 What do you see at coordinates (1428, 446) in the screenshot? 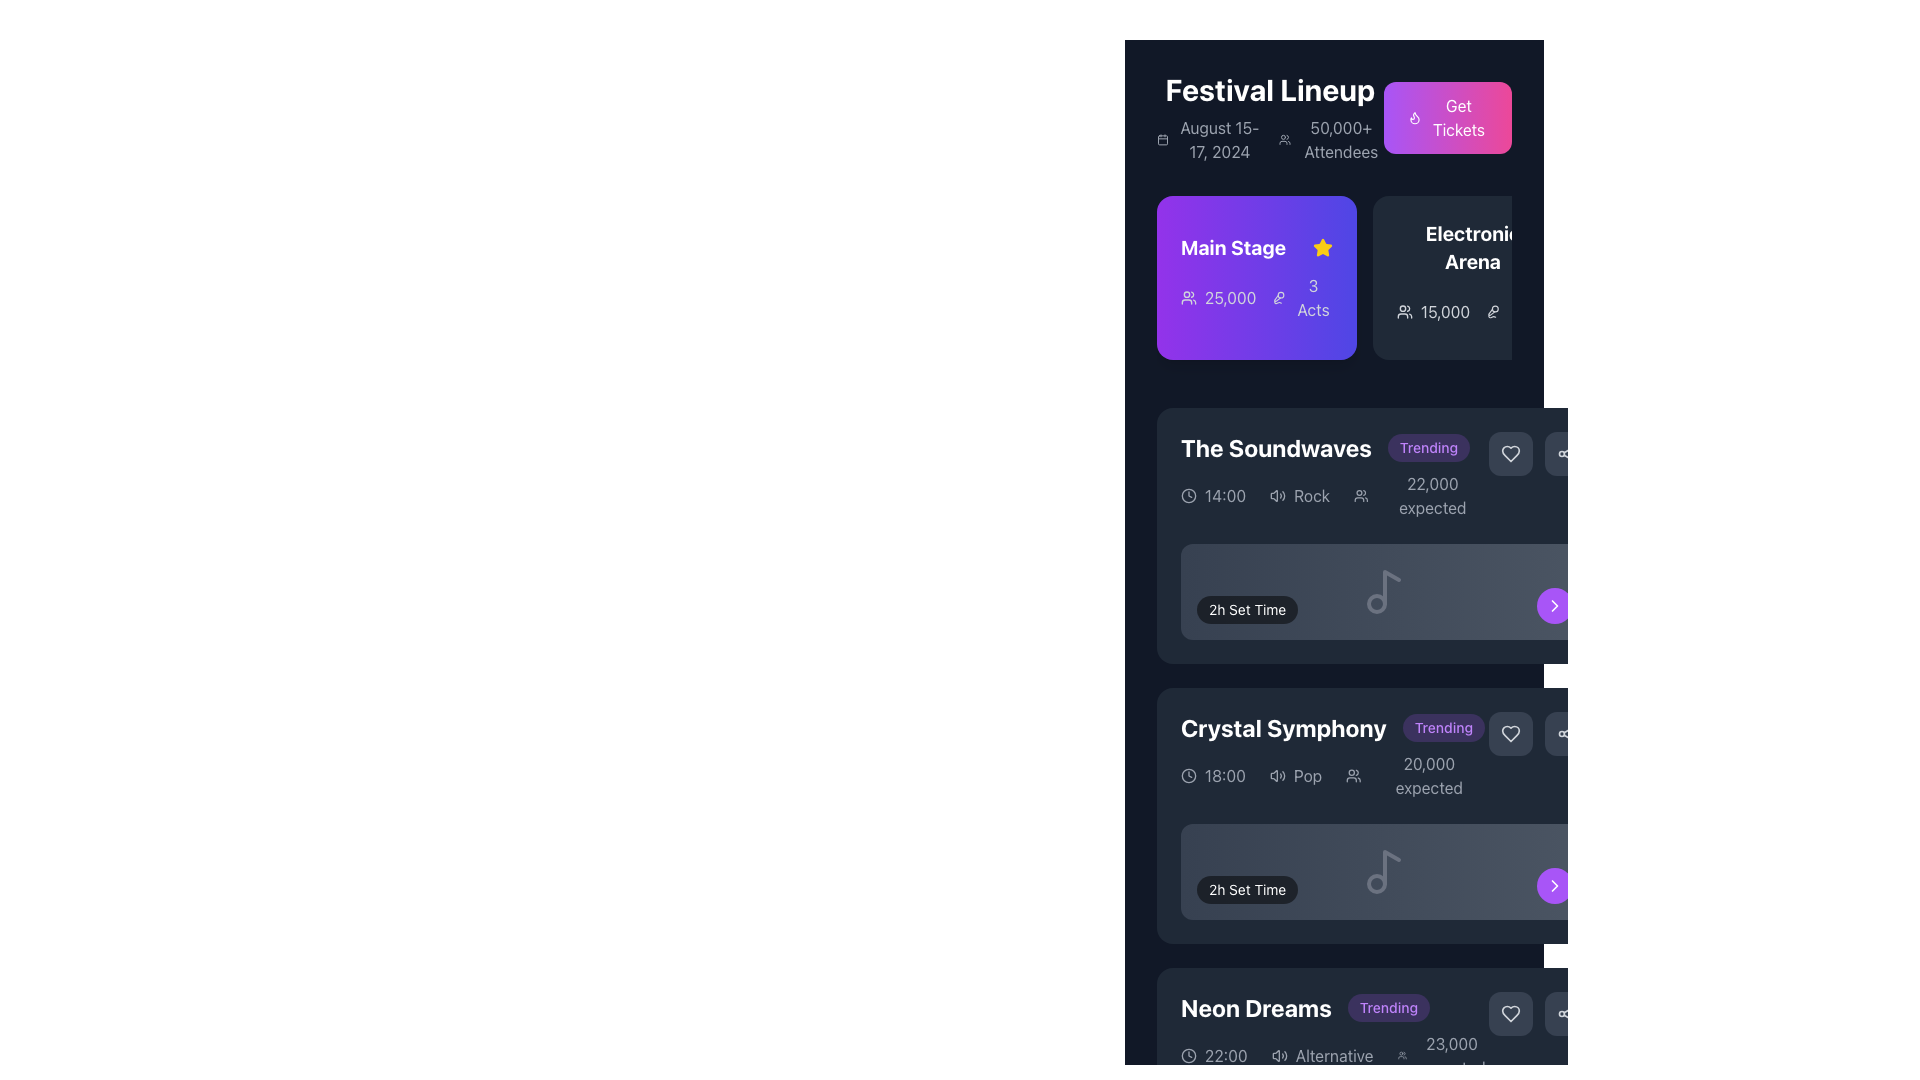
I see `the Badge/Label indicating a status or categorization, located to the right of the text 'The Soundwaves'` at bounding box center [1428, 446].